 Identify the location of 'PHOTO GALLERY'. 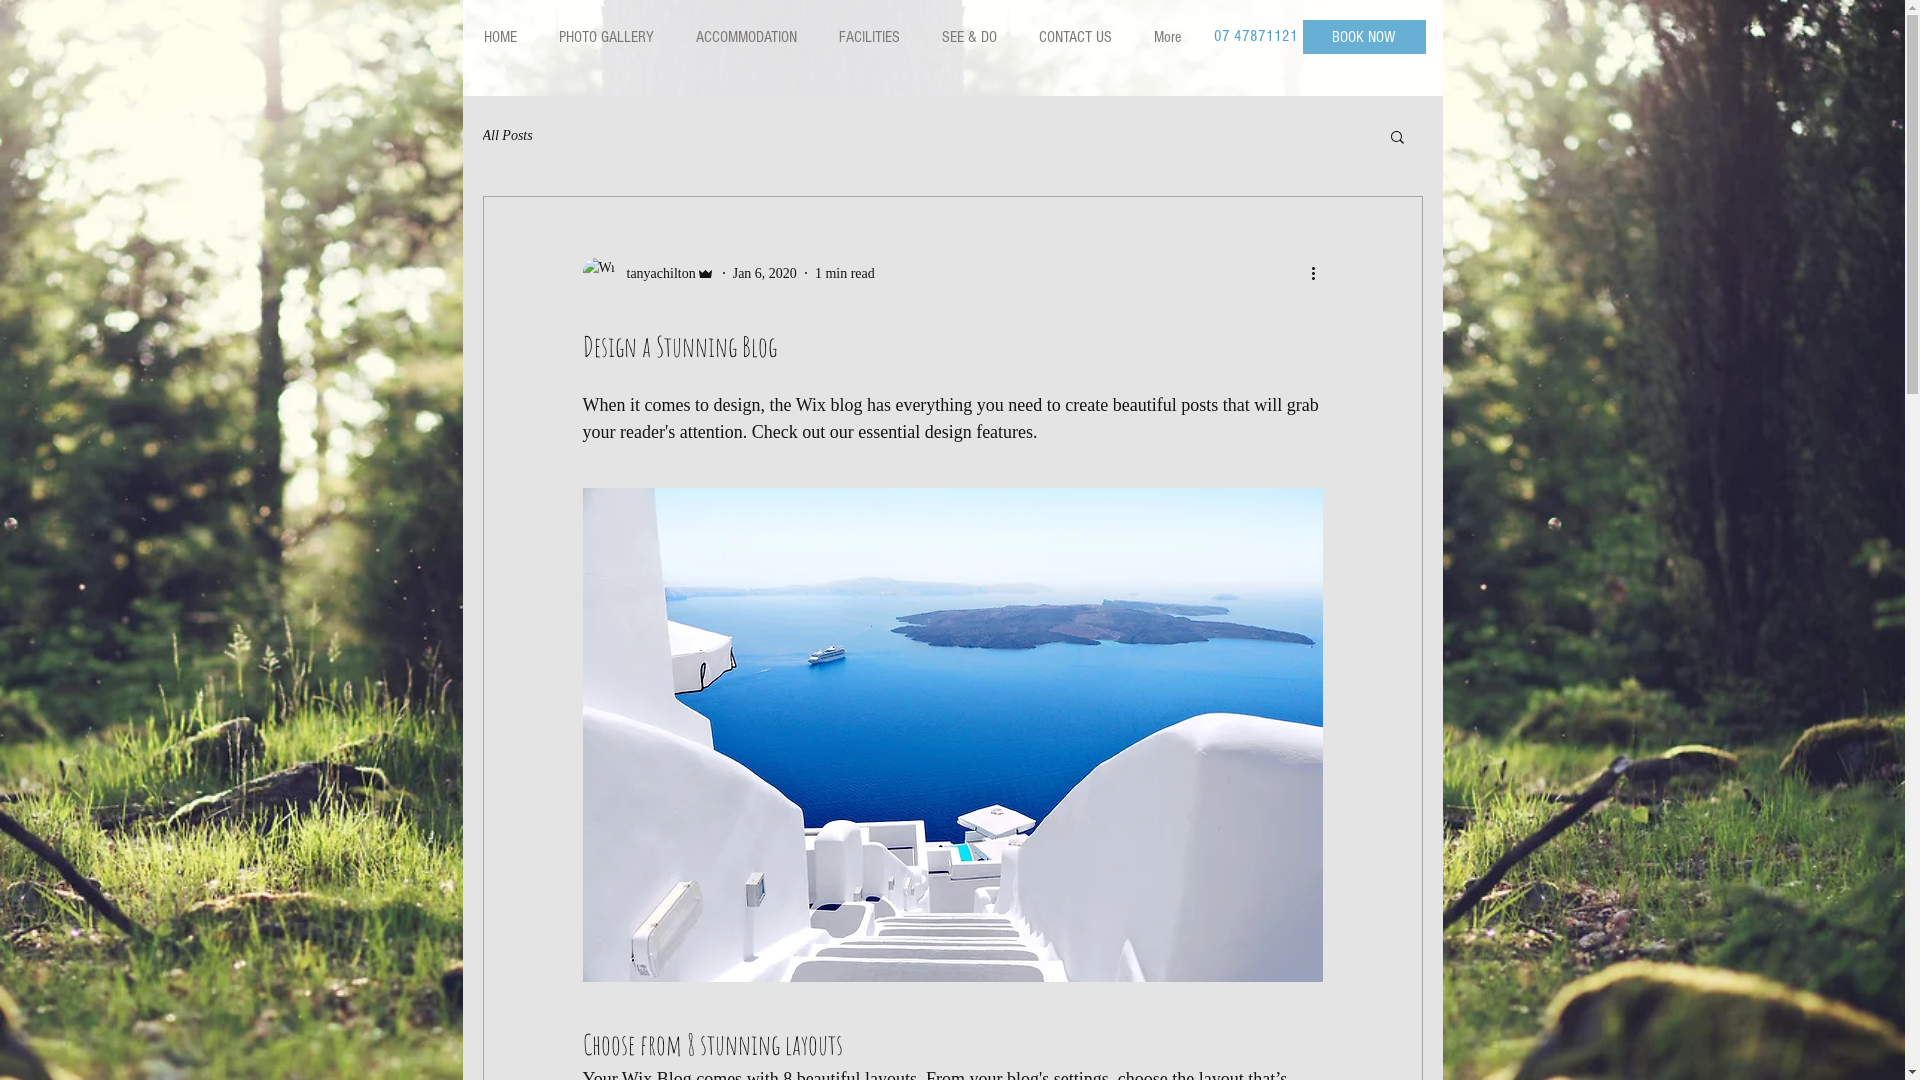
(605, 37).